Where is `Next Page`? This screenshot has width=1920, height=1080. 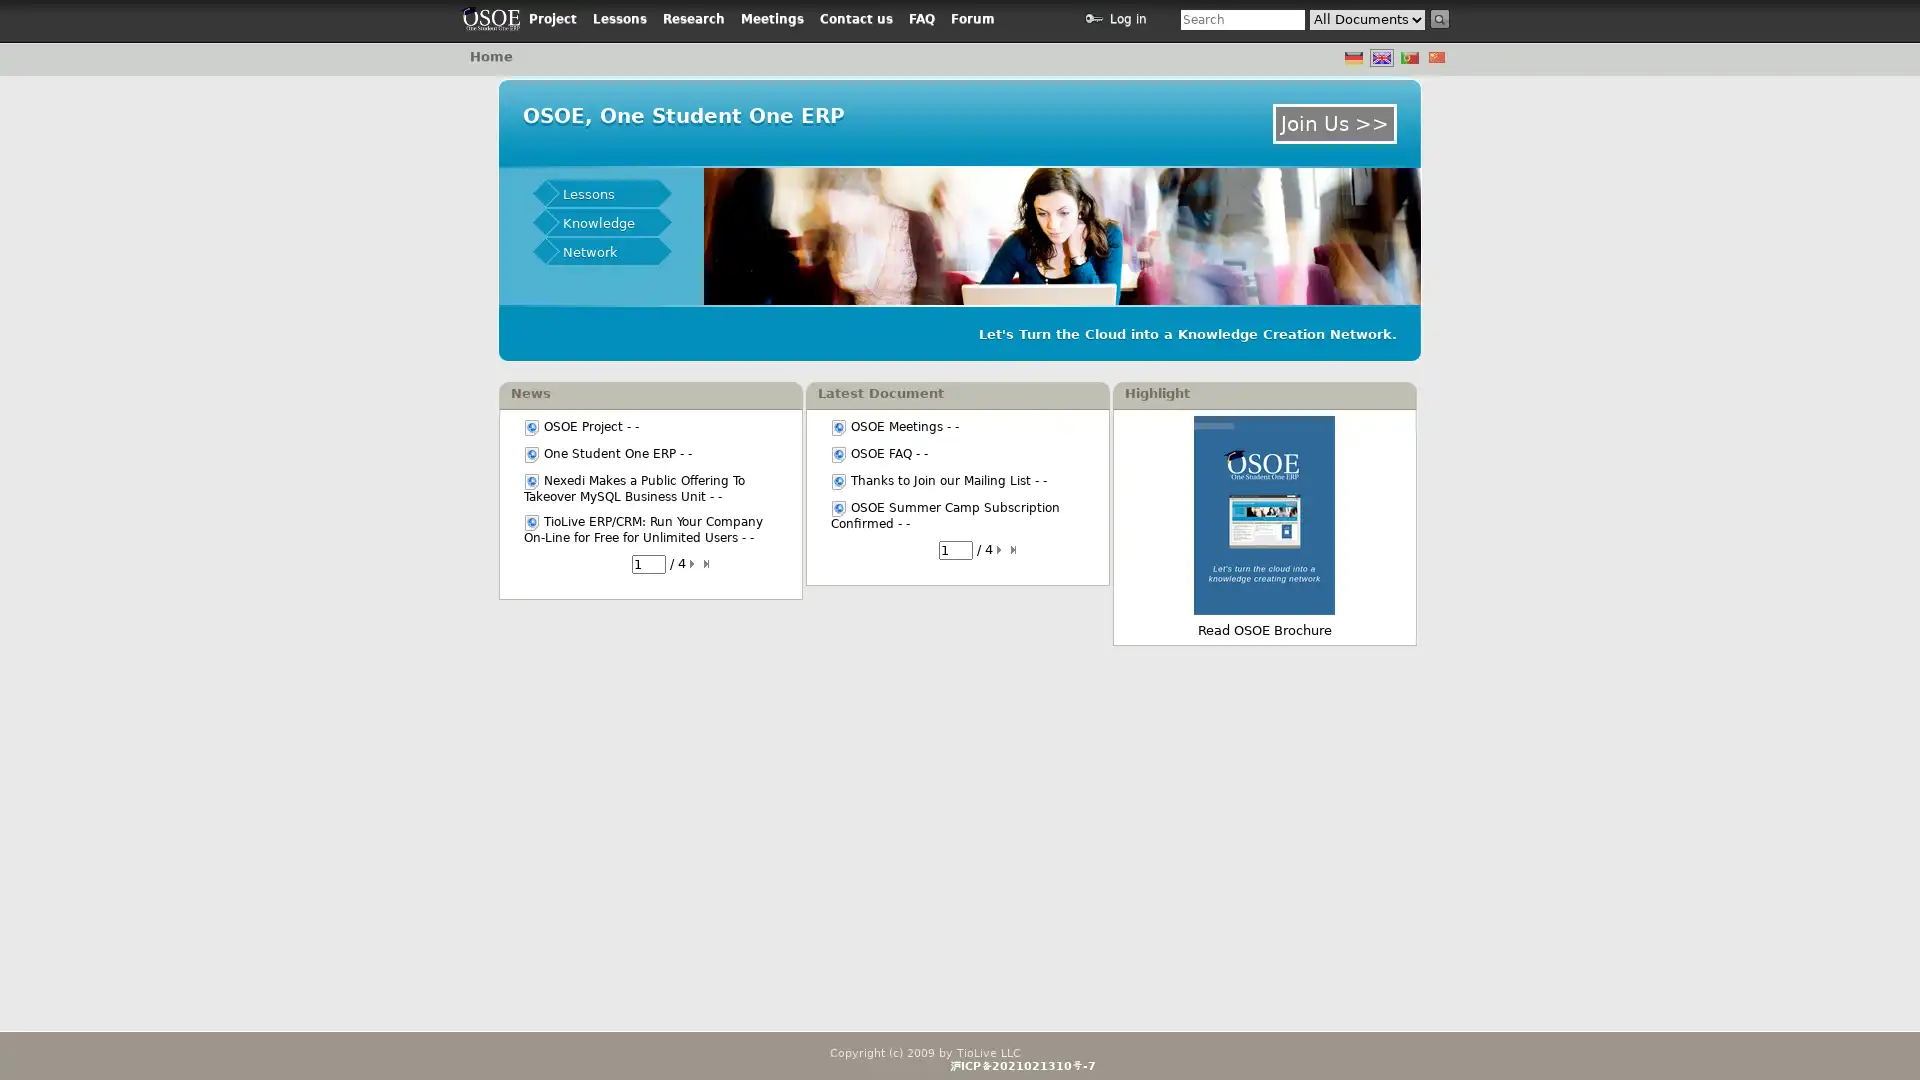
Next Page is located at coordinates (695, 563).